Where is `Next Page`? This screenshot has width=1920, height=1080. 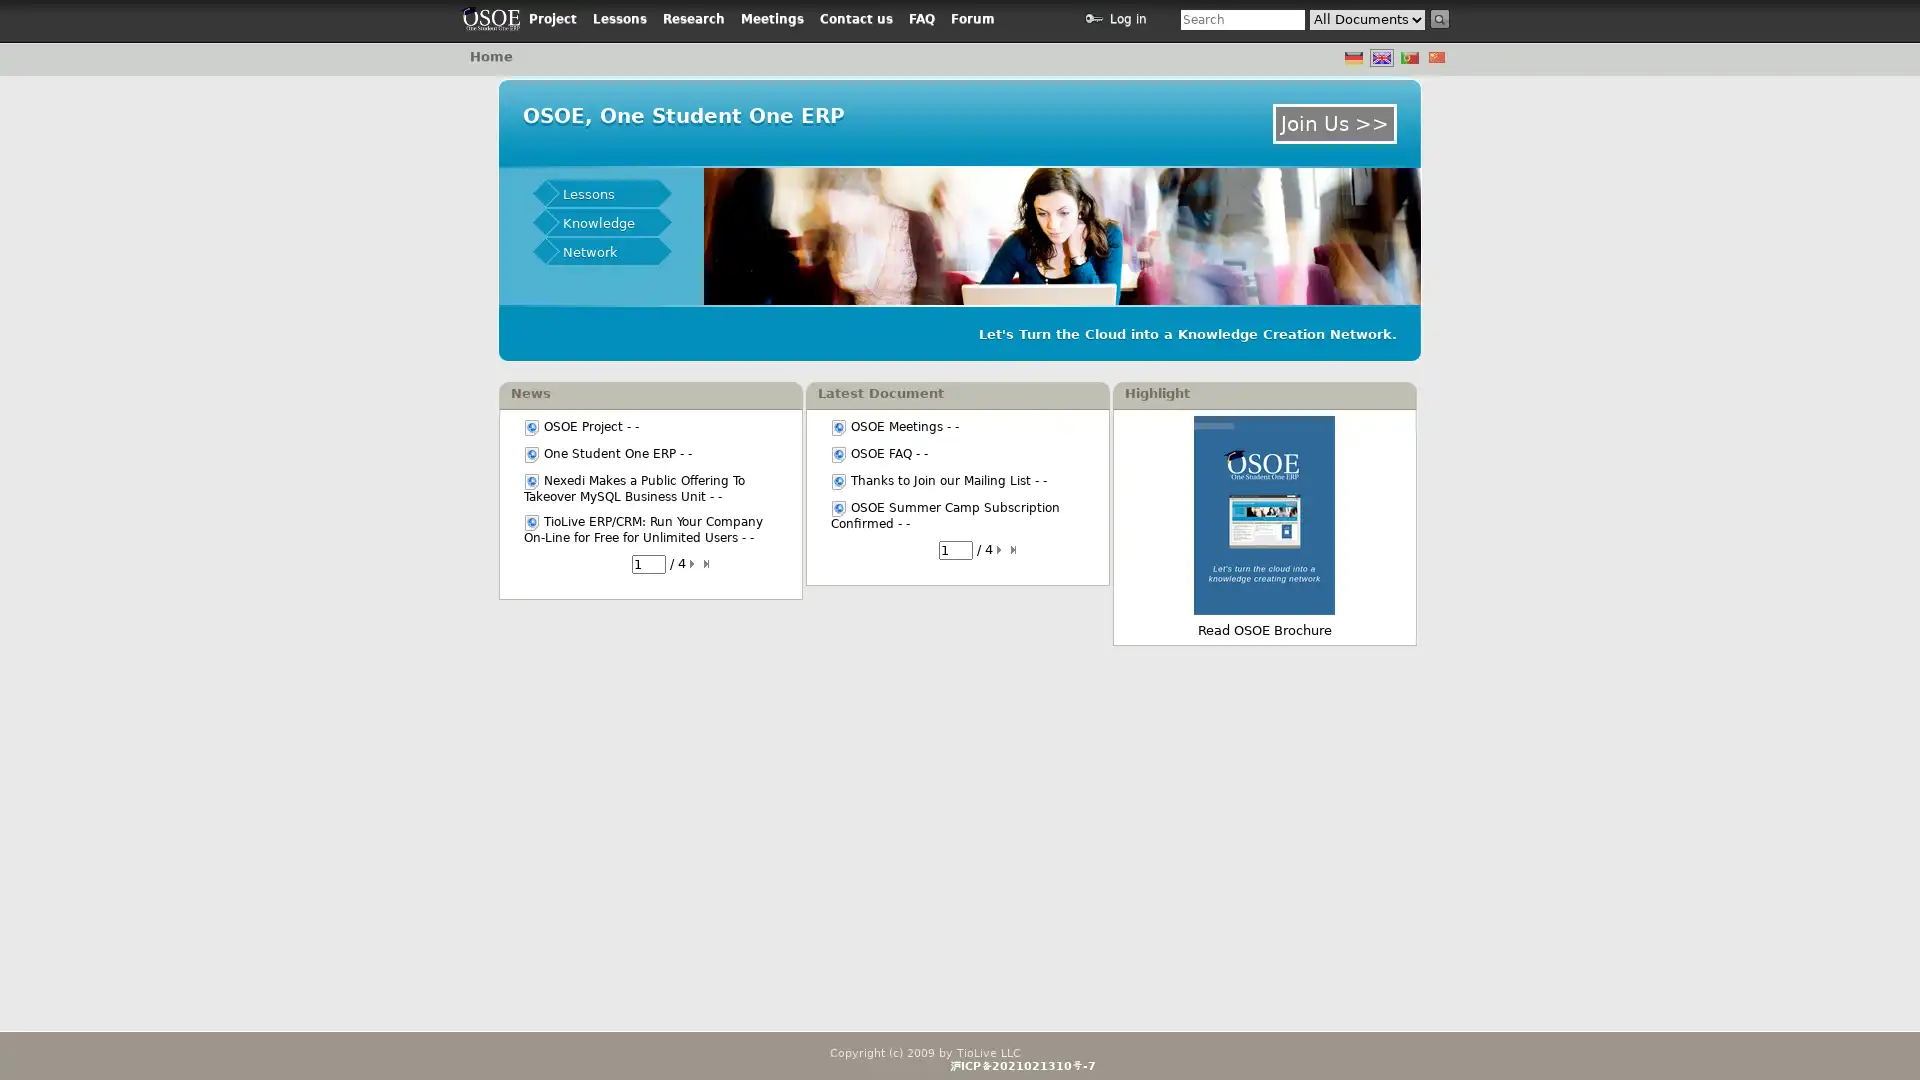
Next Page is located at coordinates (695, 563).